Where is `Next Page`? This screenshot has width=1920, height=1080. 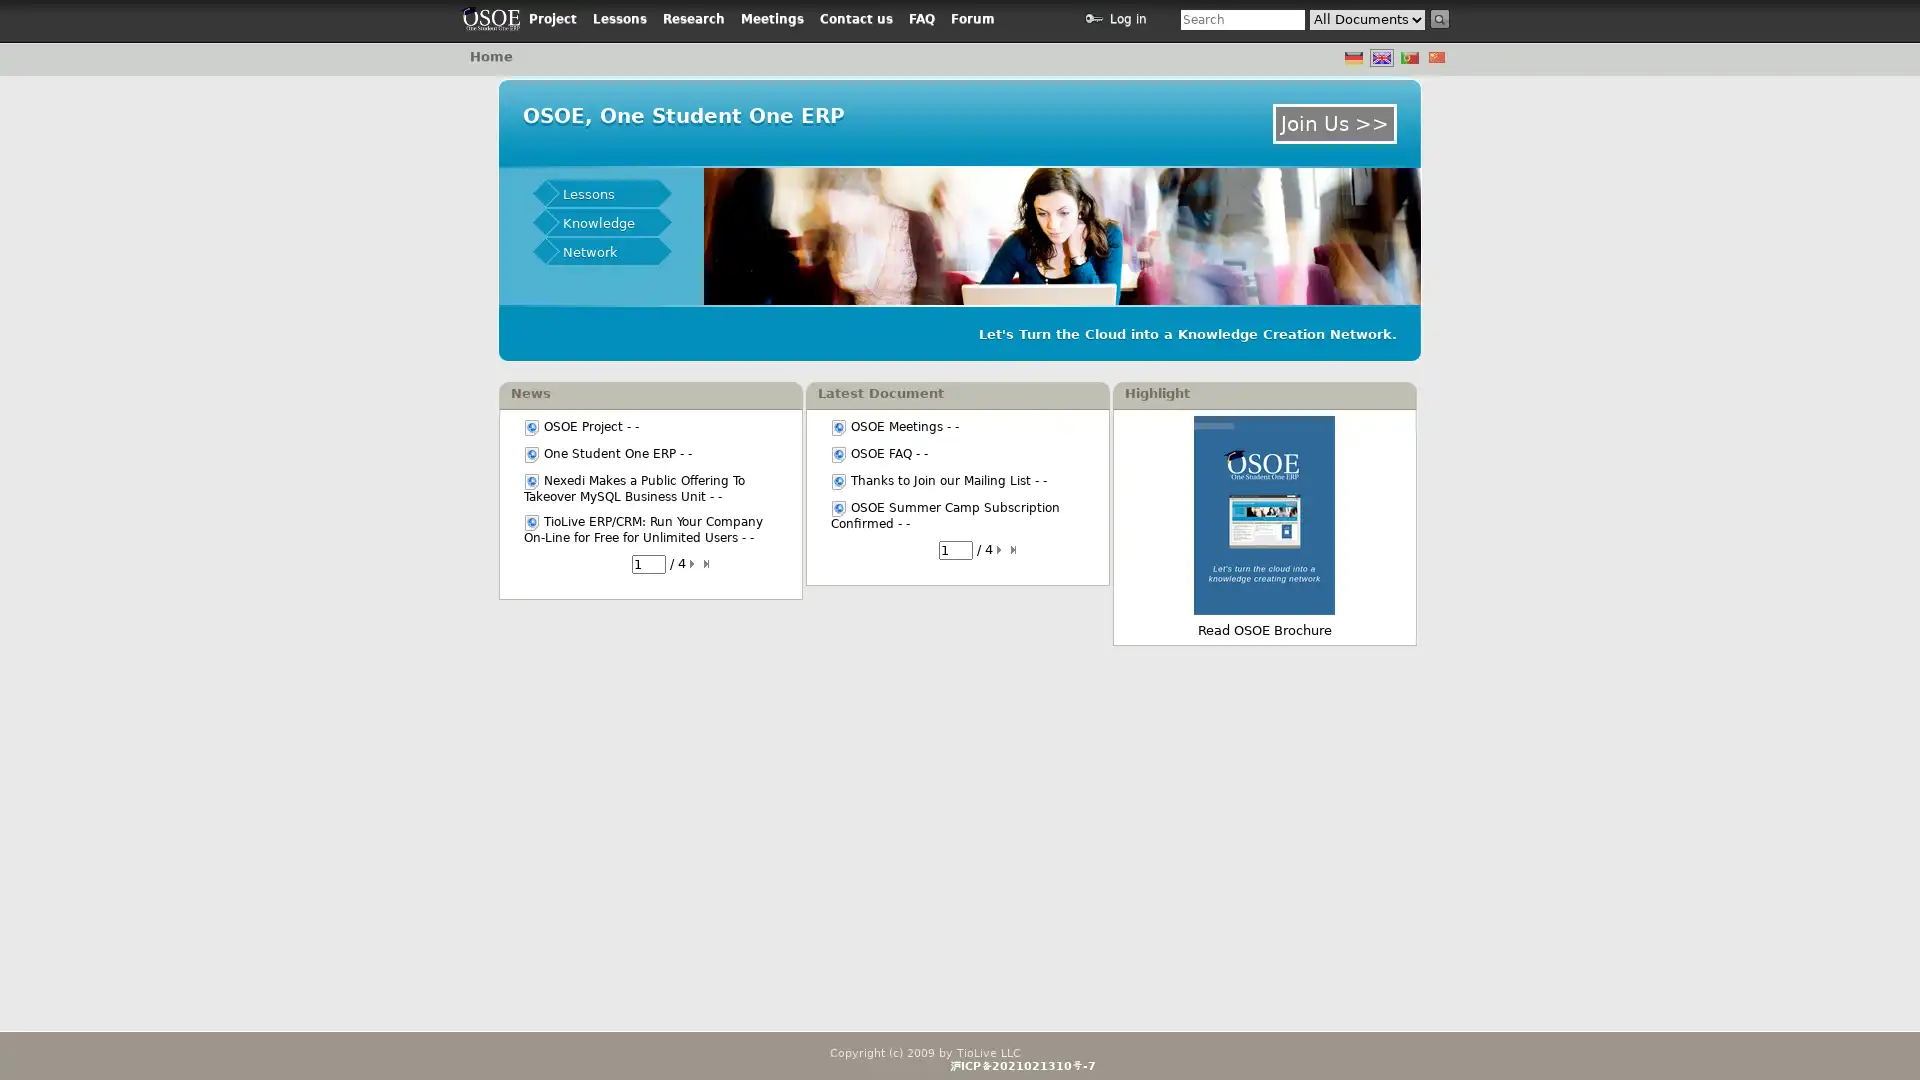
Next Page is located at coordinates (695, 563).